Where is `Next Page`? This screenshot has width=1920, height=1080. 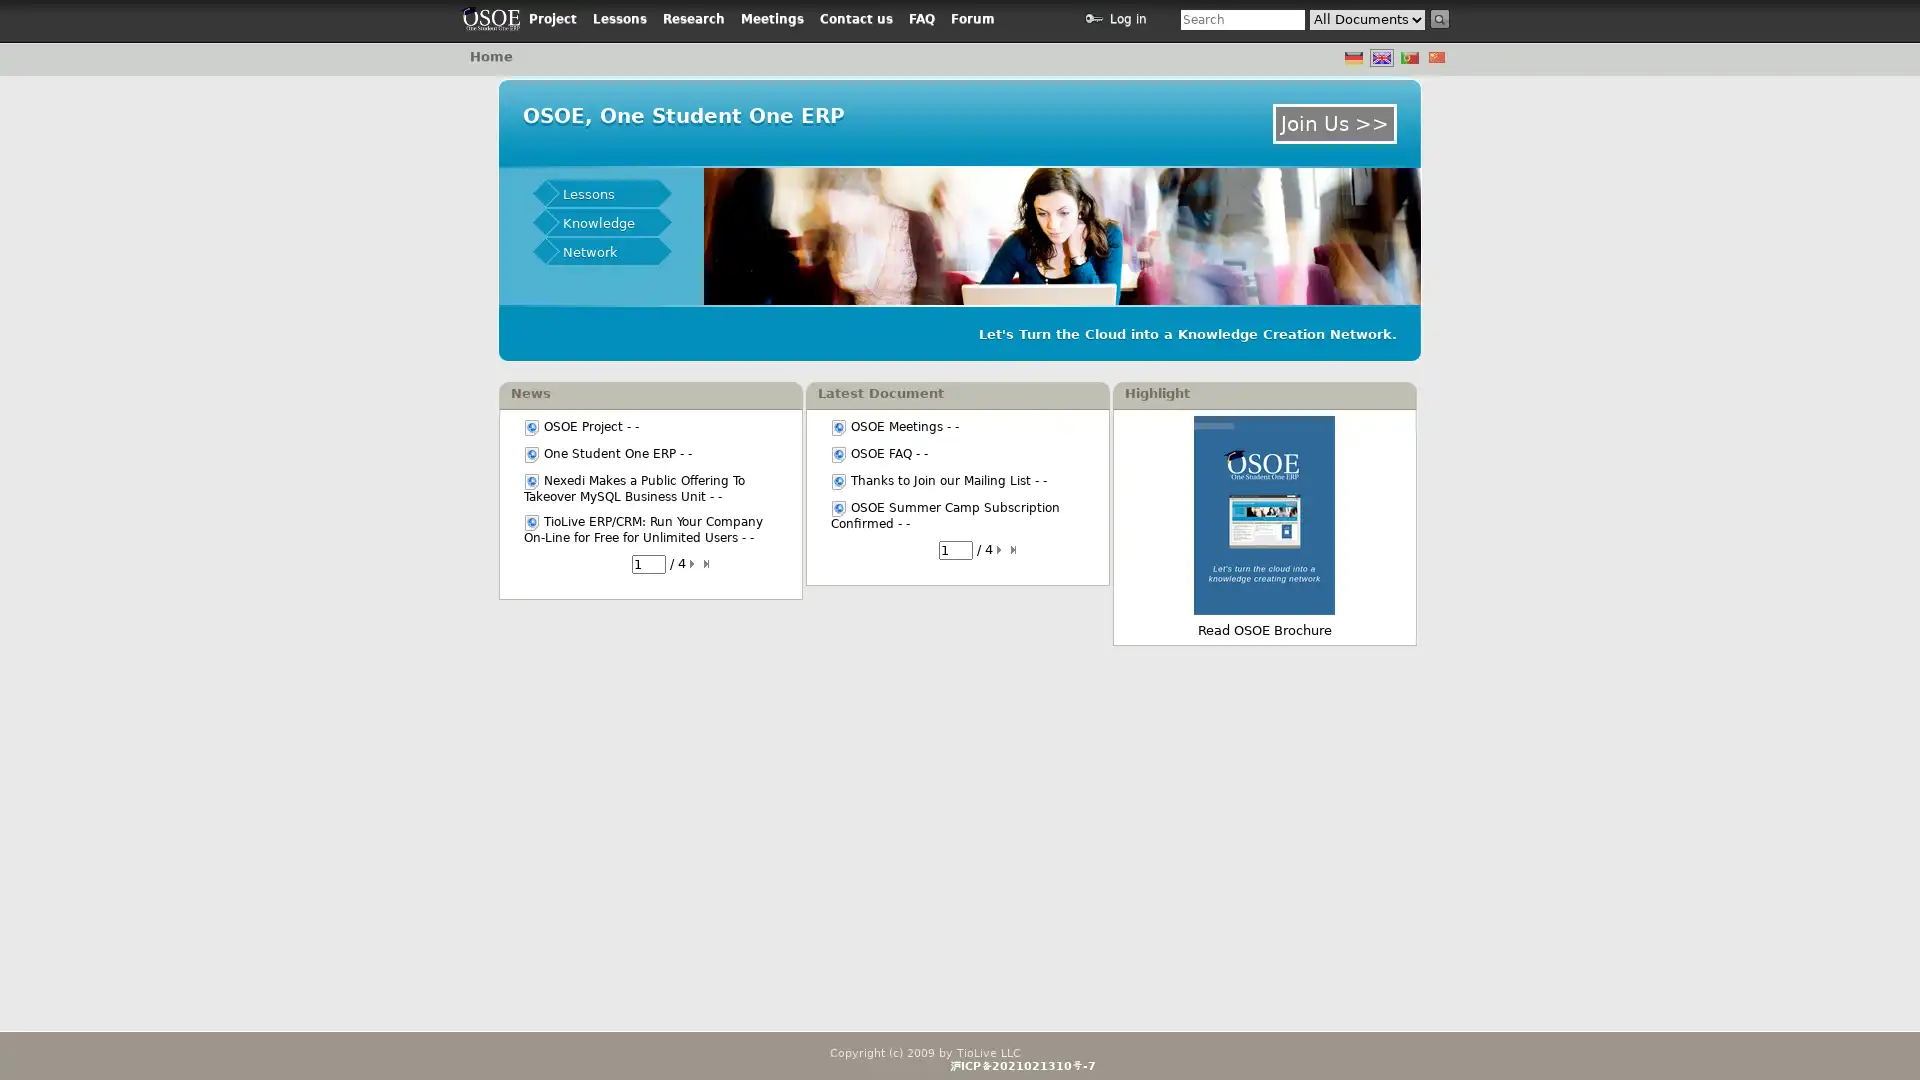
Next Page is located at coordinates (695, 563).